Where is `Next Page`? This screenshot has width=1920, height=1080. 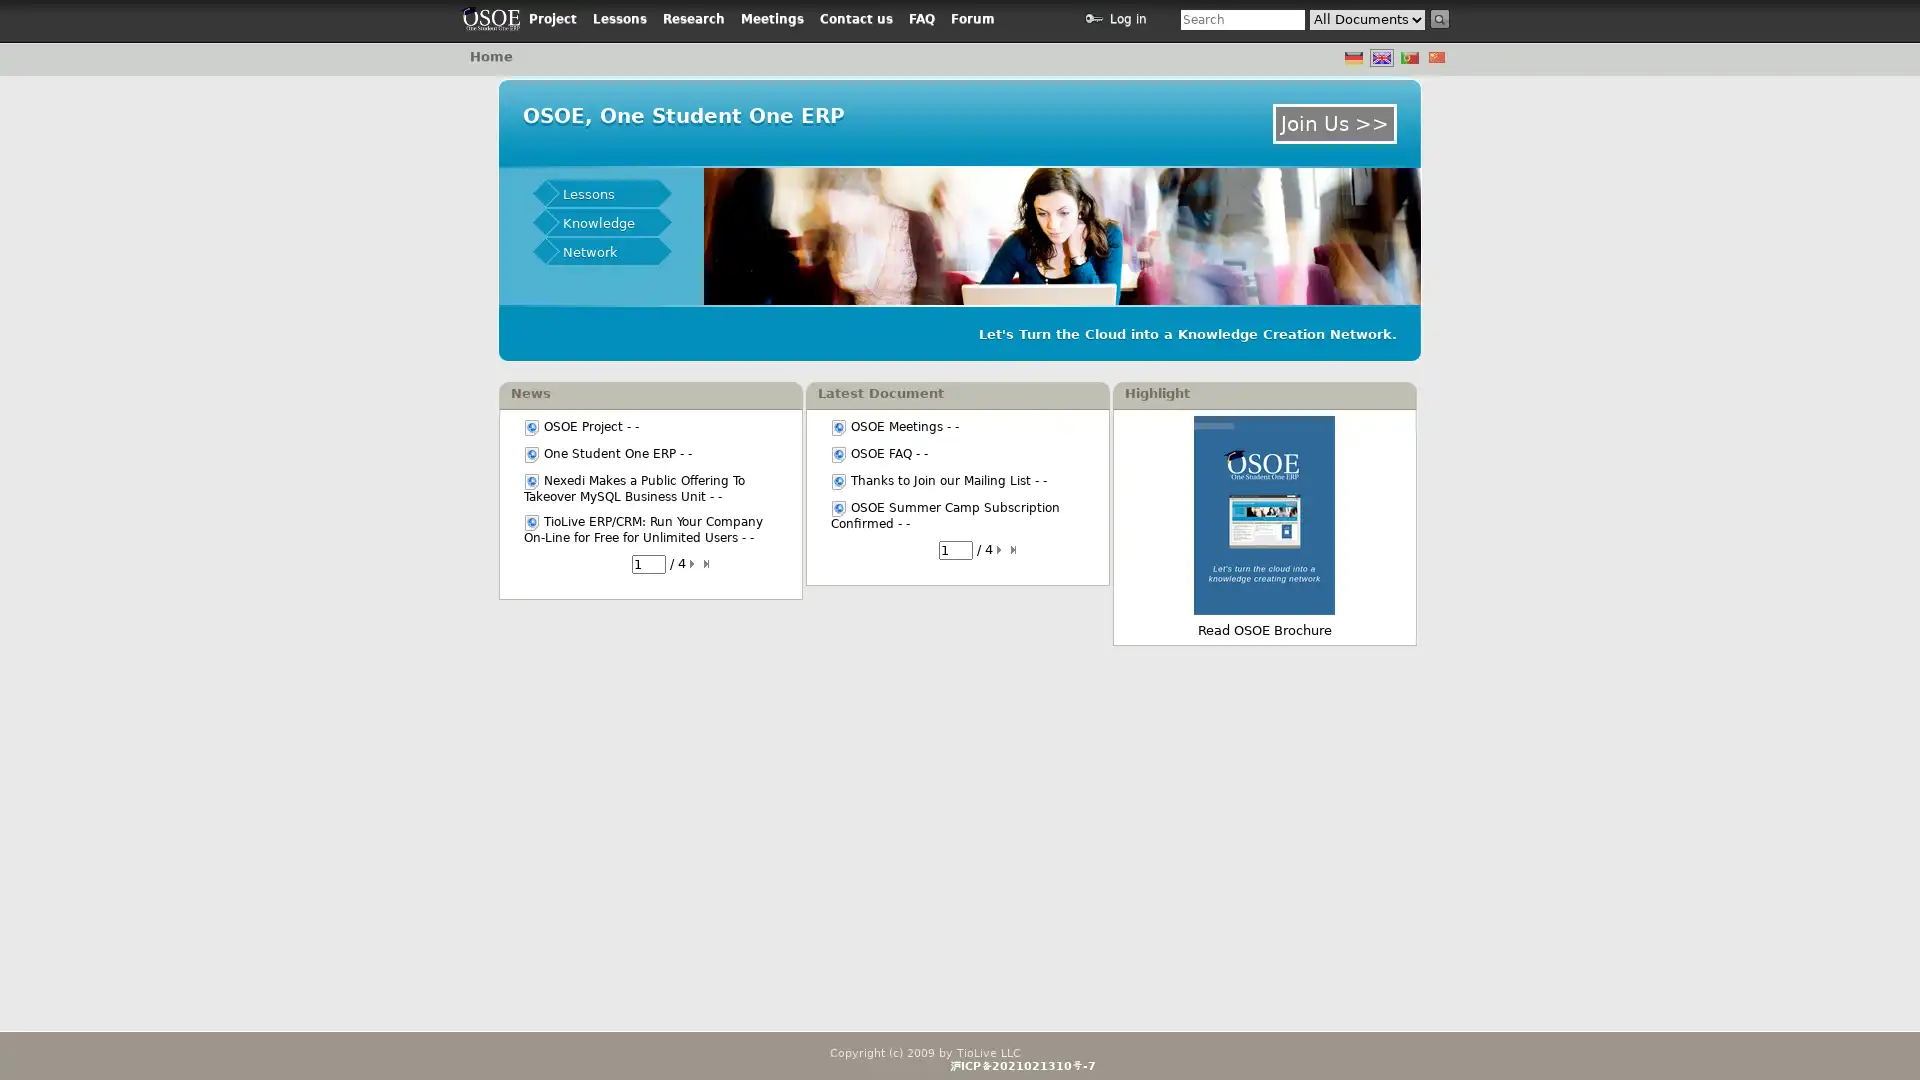
Next Page is located at coordinates (695, 563).